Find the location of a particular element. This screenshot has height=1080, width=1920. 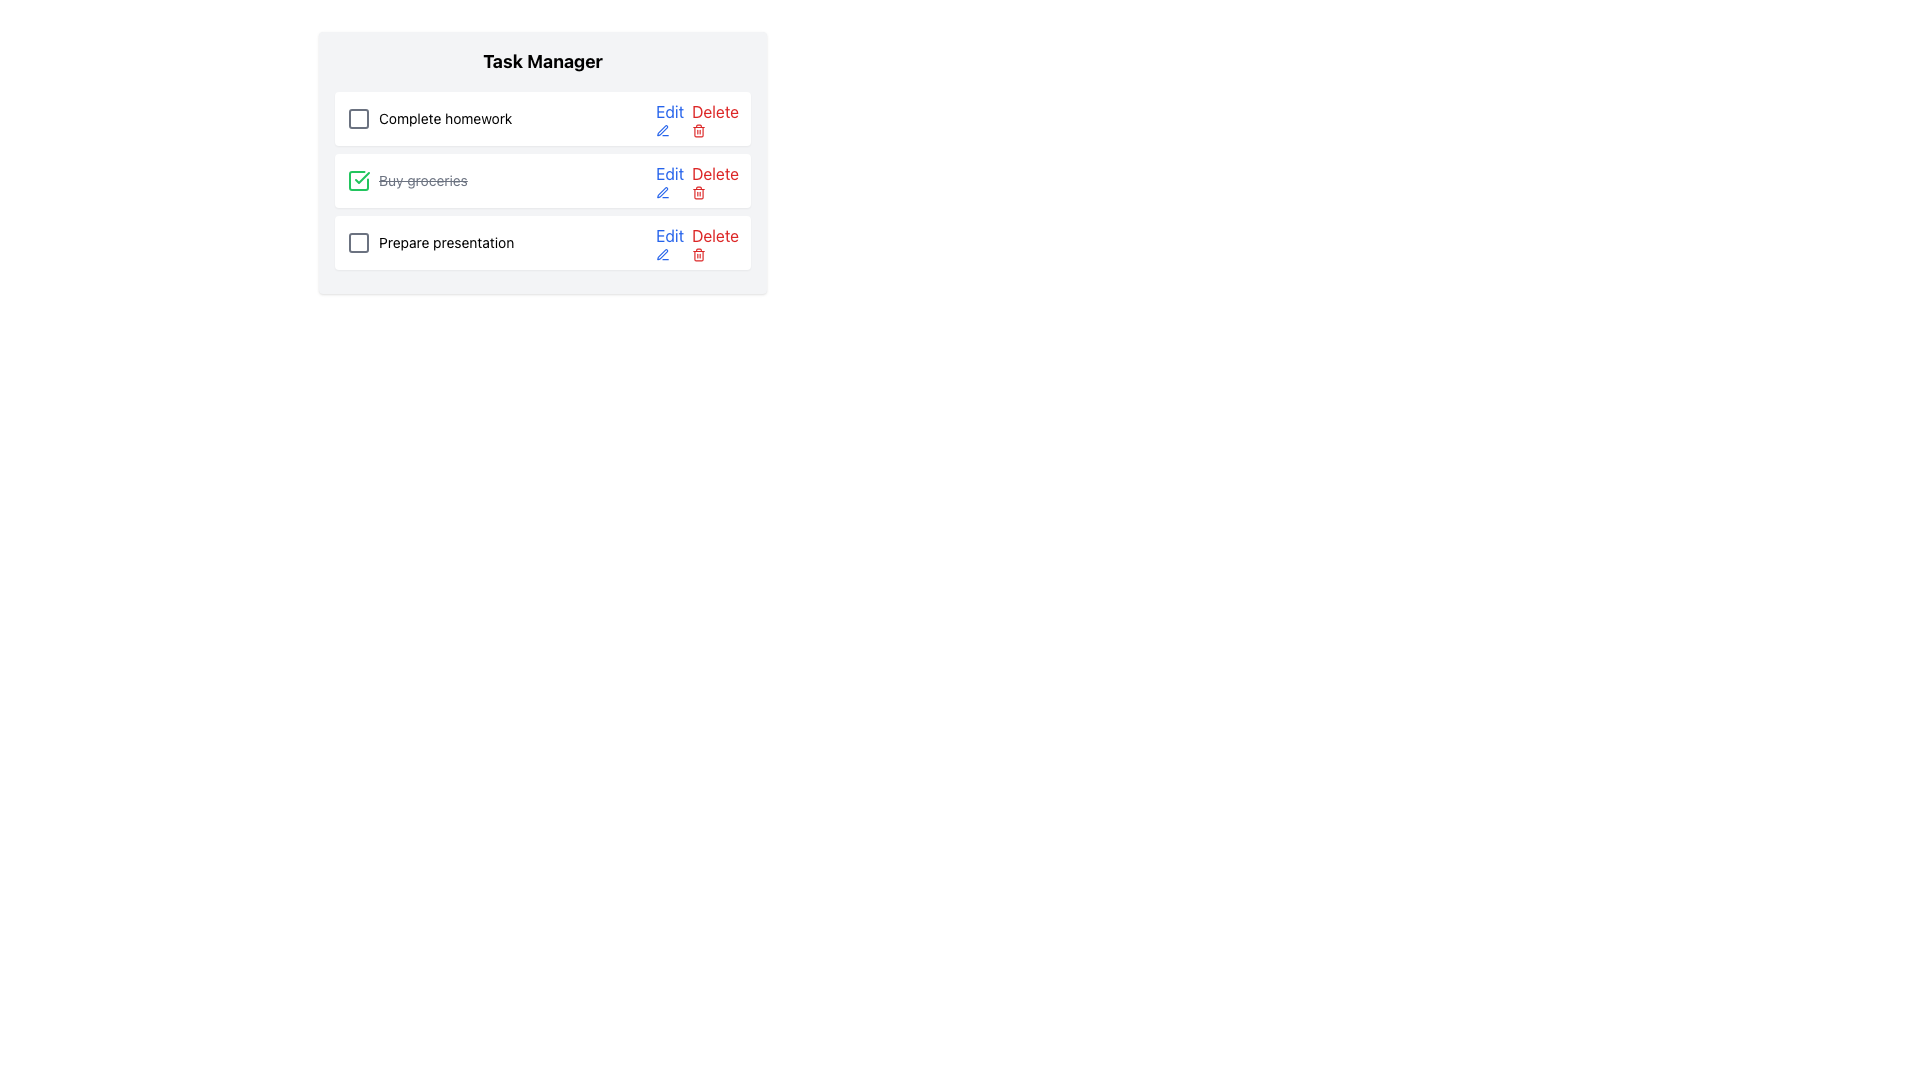

the 'Delete' link that is positioned to the far right of the 'Complete homework' task description in the task list is located at coordinates (697, 119).